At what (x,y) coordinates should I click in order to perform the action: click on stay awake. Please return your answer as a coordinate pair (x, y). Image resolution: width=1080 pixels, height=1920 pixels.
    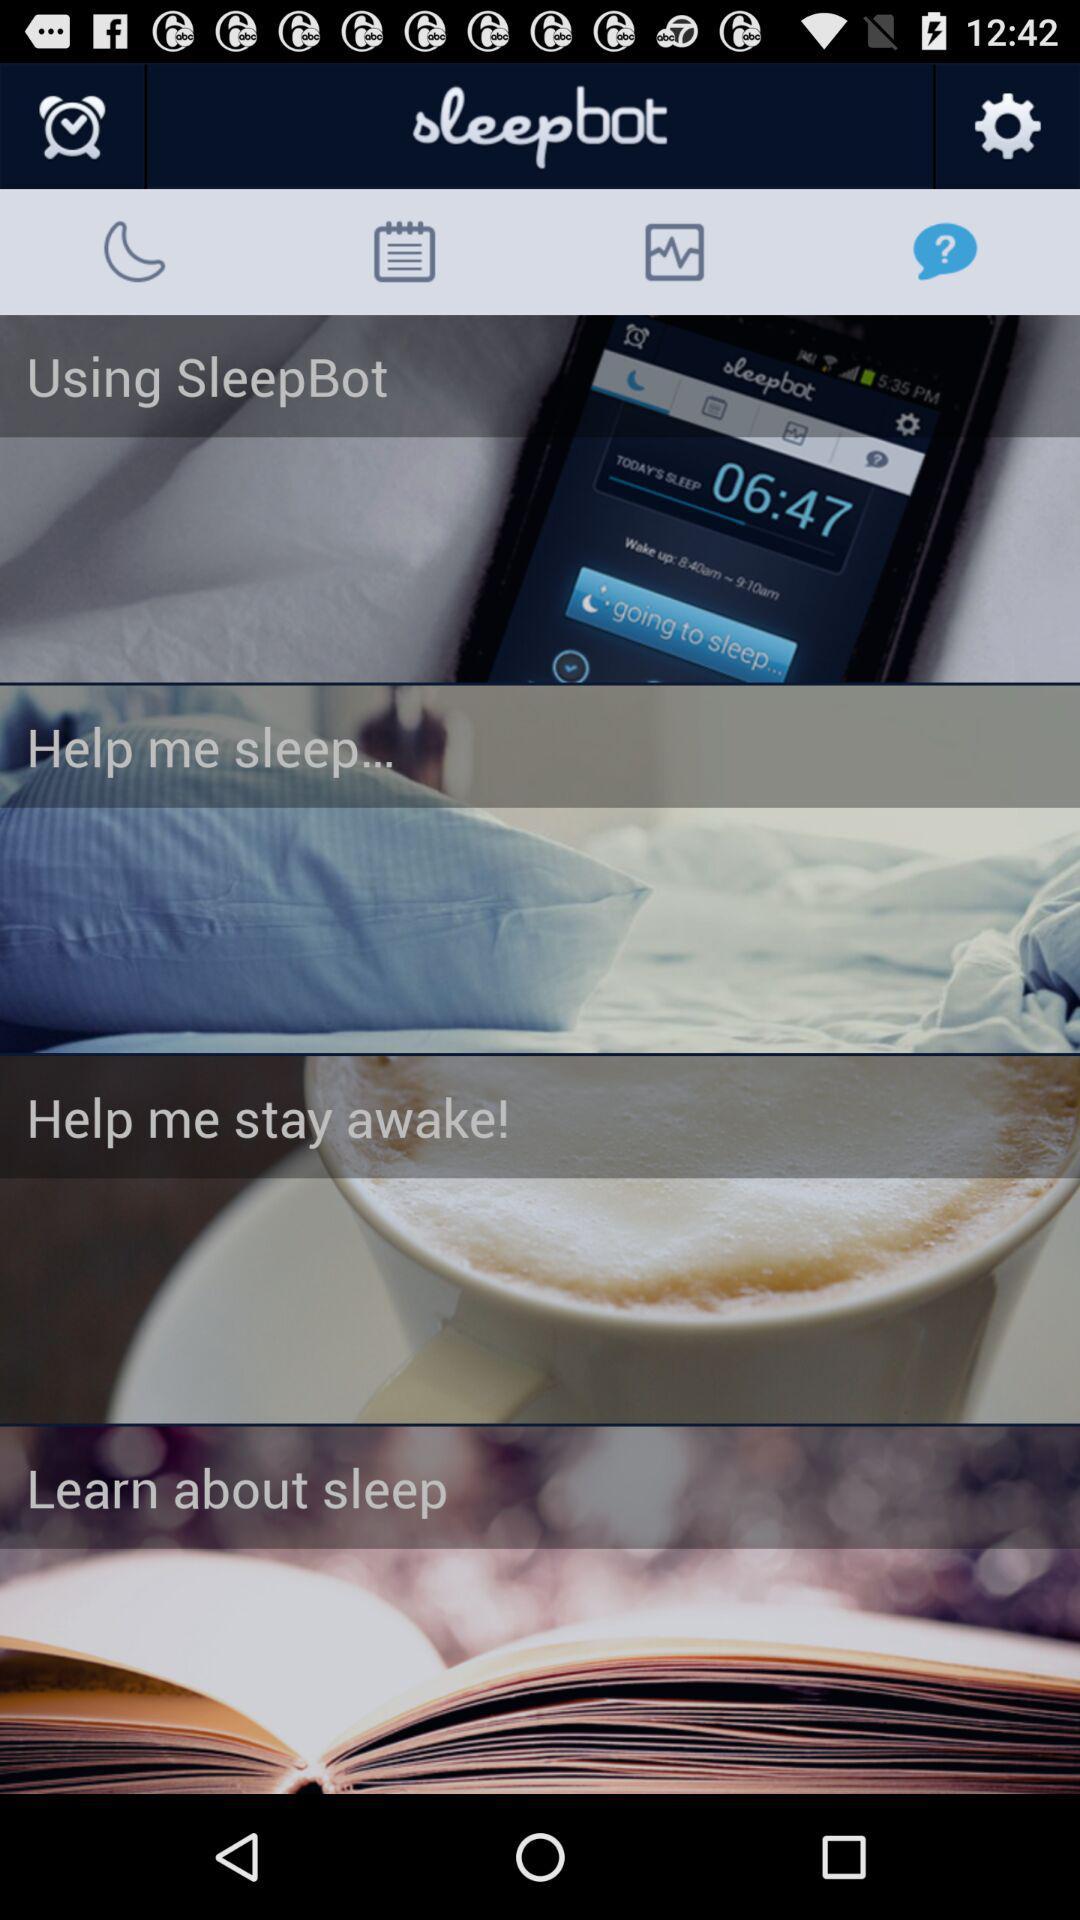
    Looking at the image, I should click on (540, 1238).